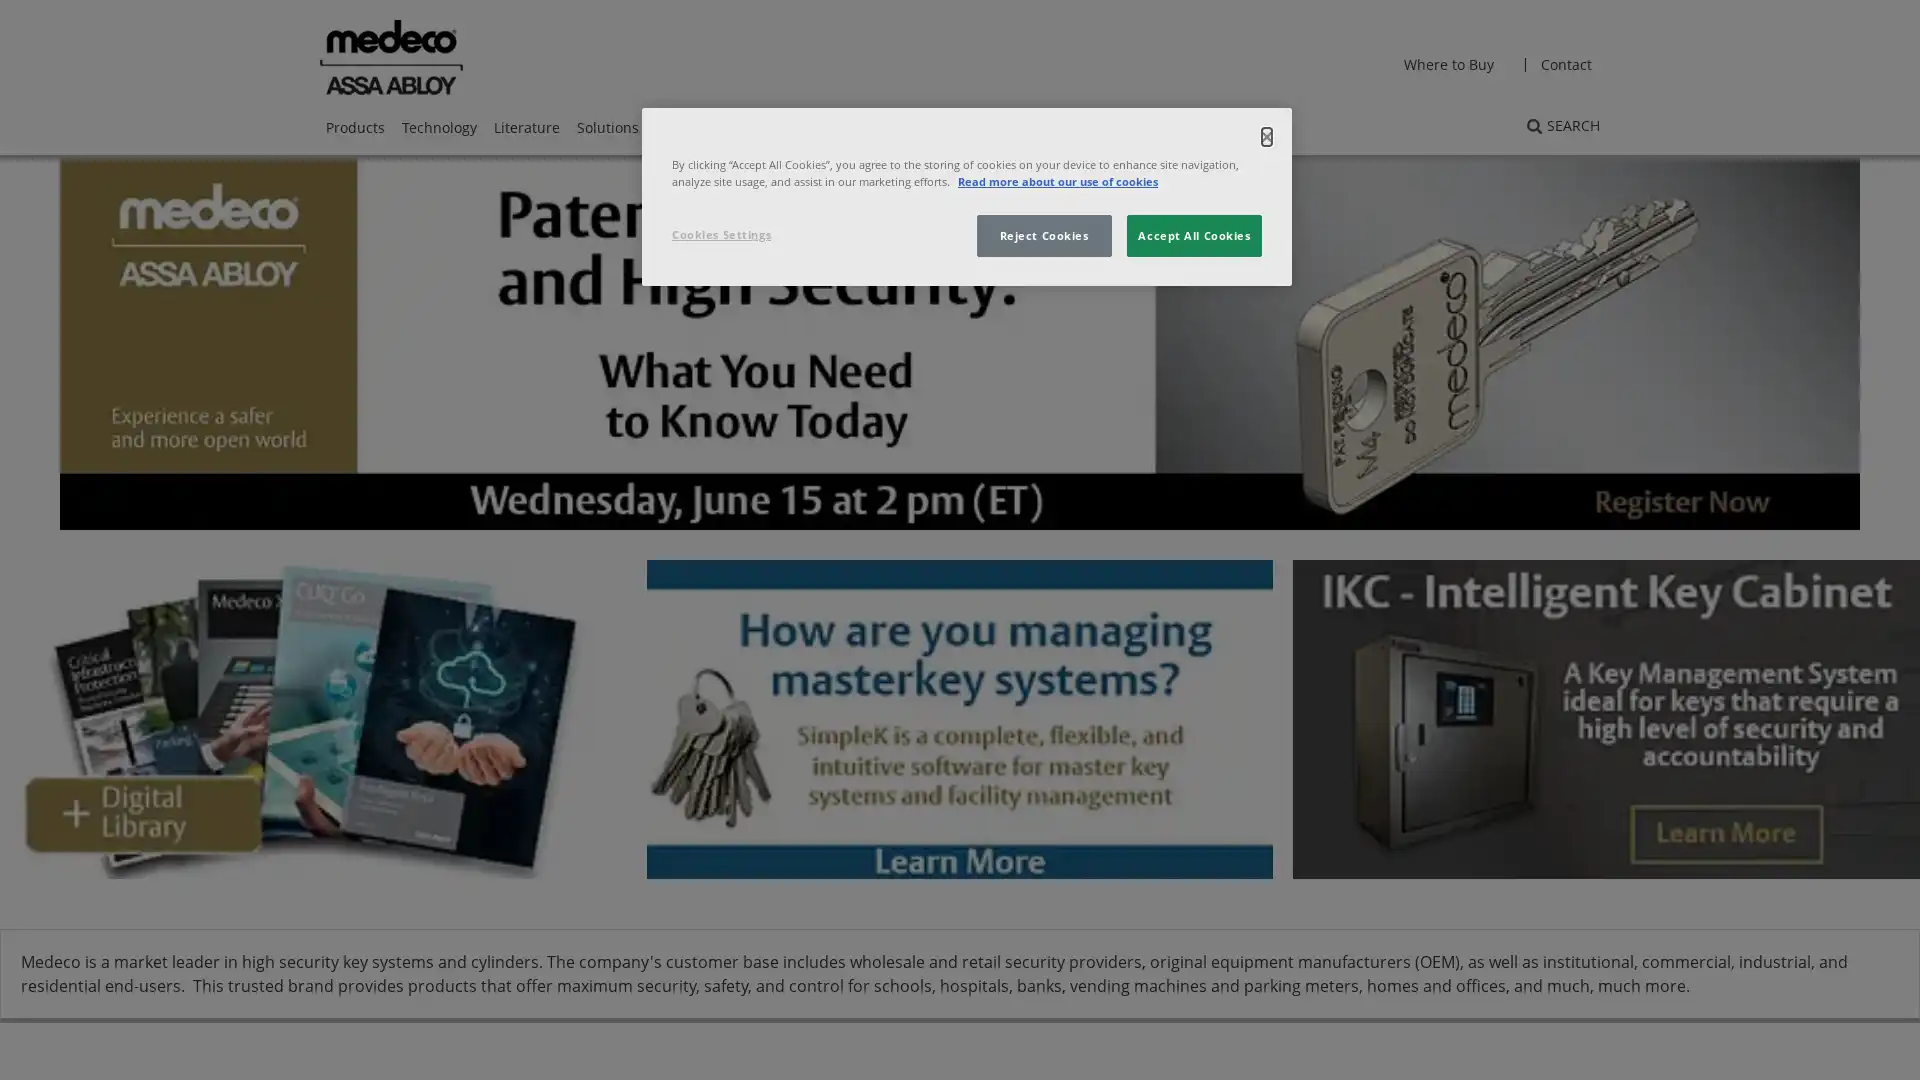 The width and height of the screenshot is (1920, 1080). What do you see at coordinates (1194, 234) in the screenshot?
I see `Accept All Cookies` at bounding box center [1194, 234].